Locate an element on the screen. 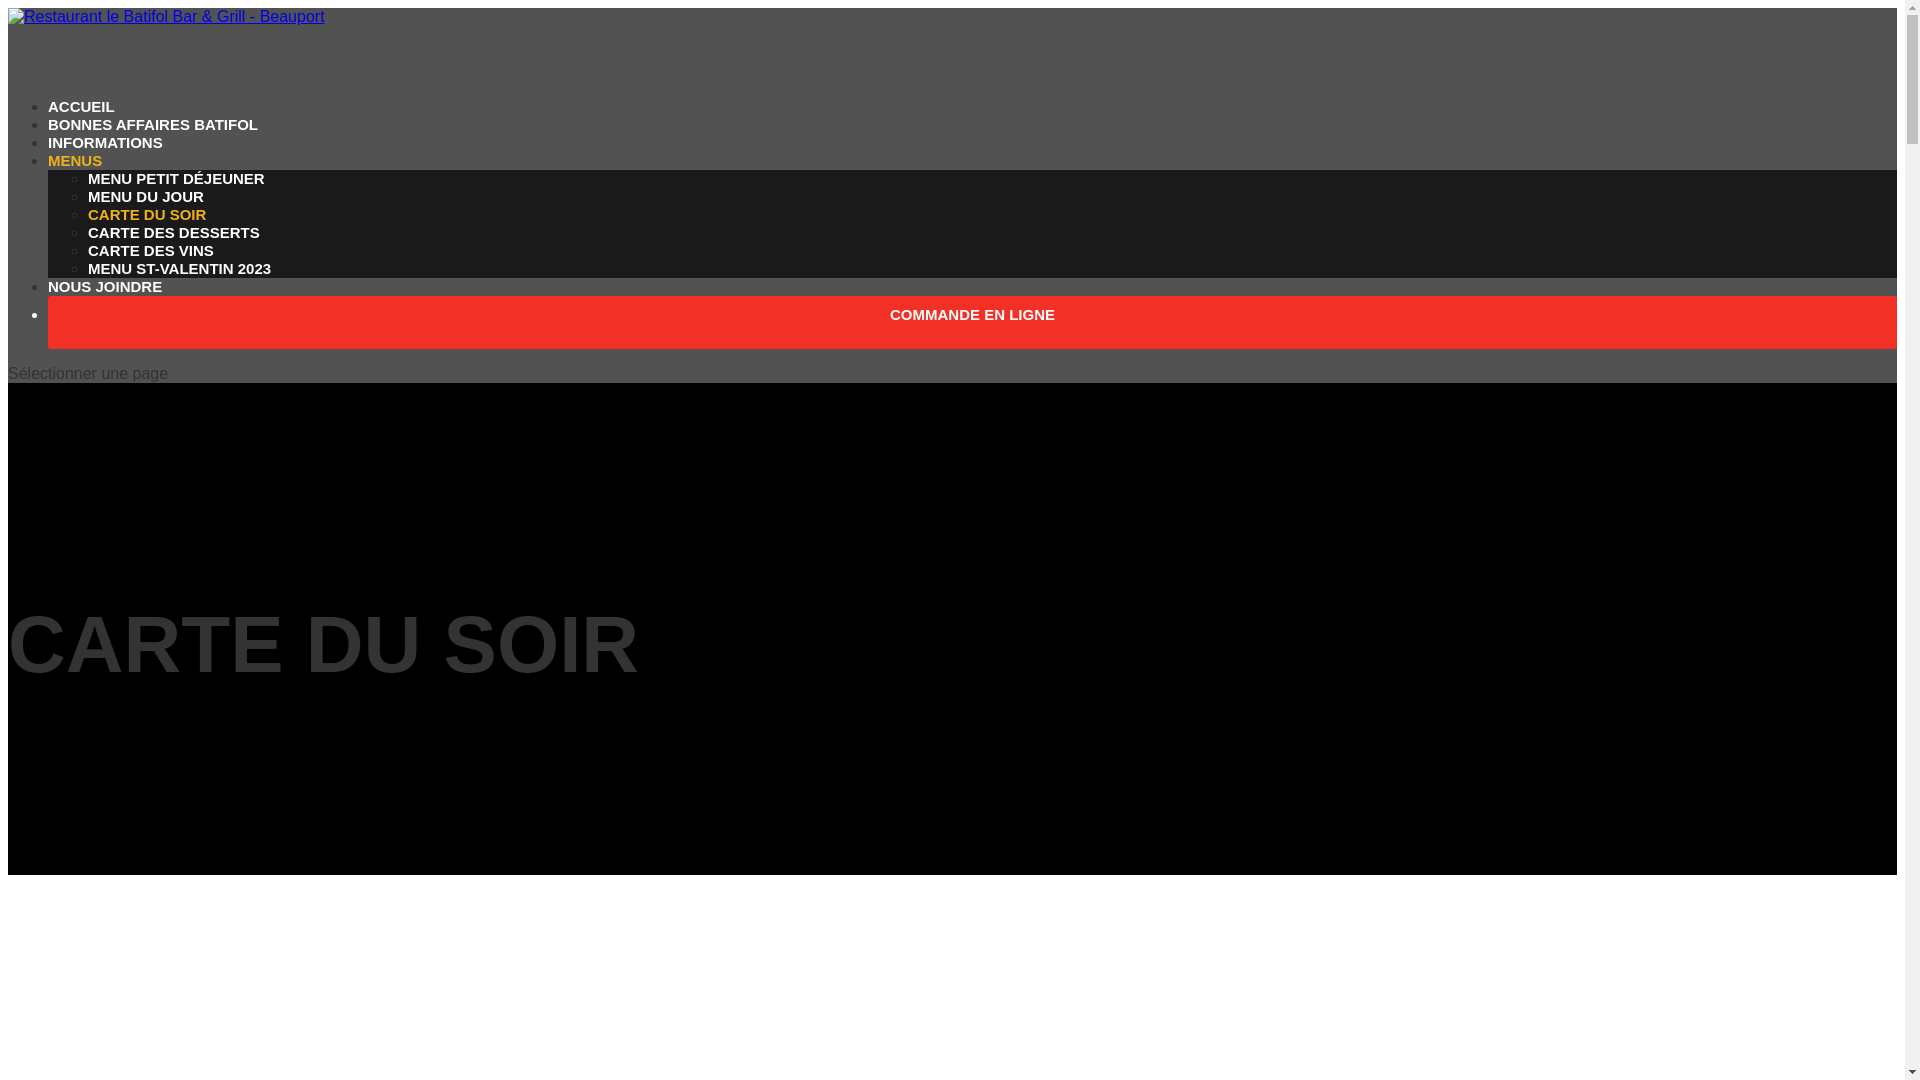  'INFORMATIONS' is located at coordinates (48, 169).